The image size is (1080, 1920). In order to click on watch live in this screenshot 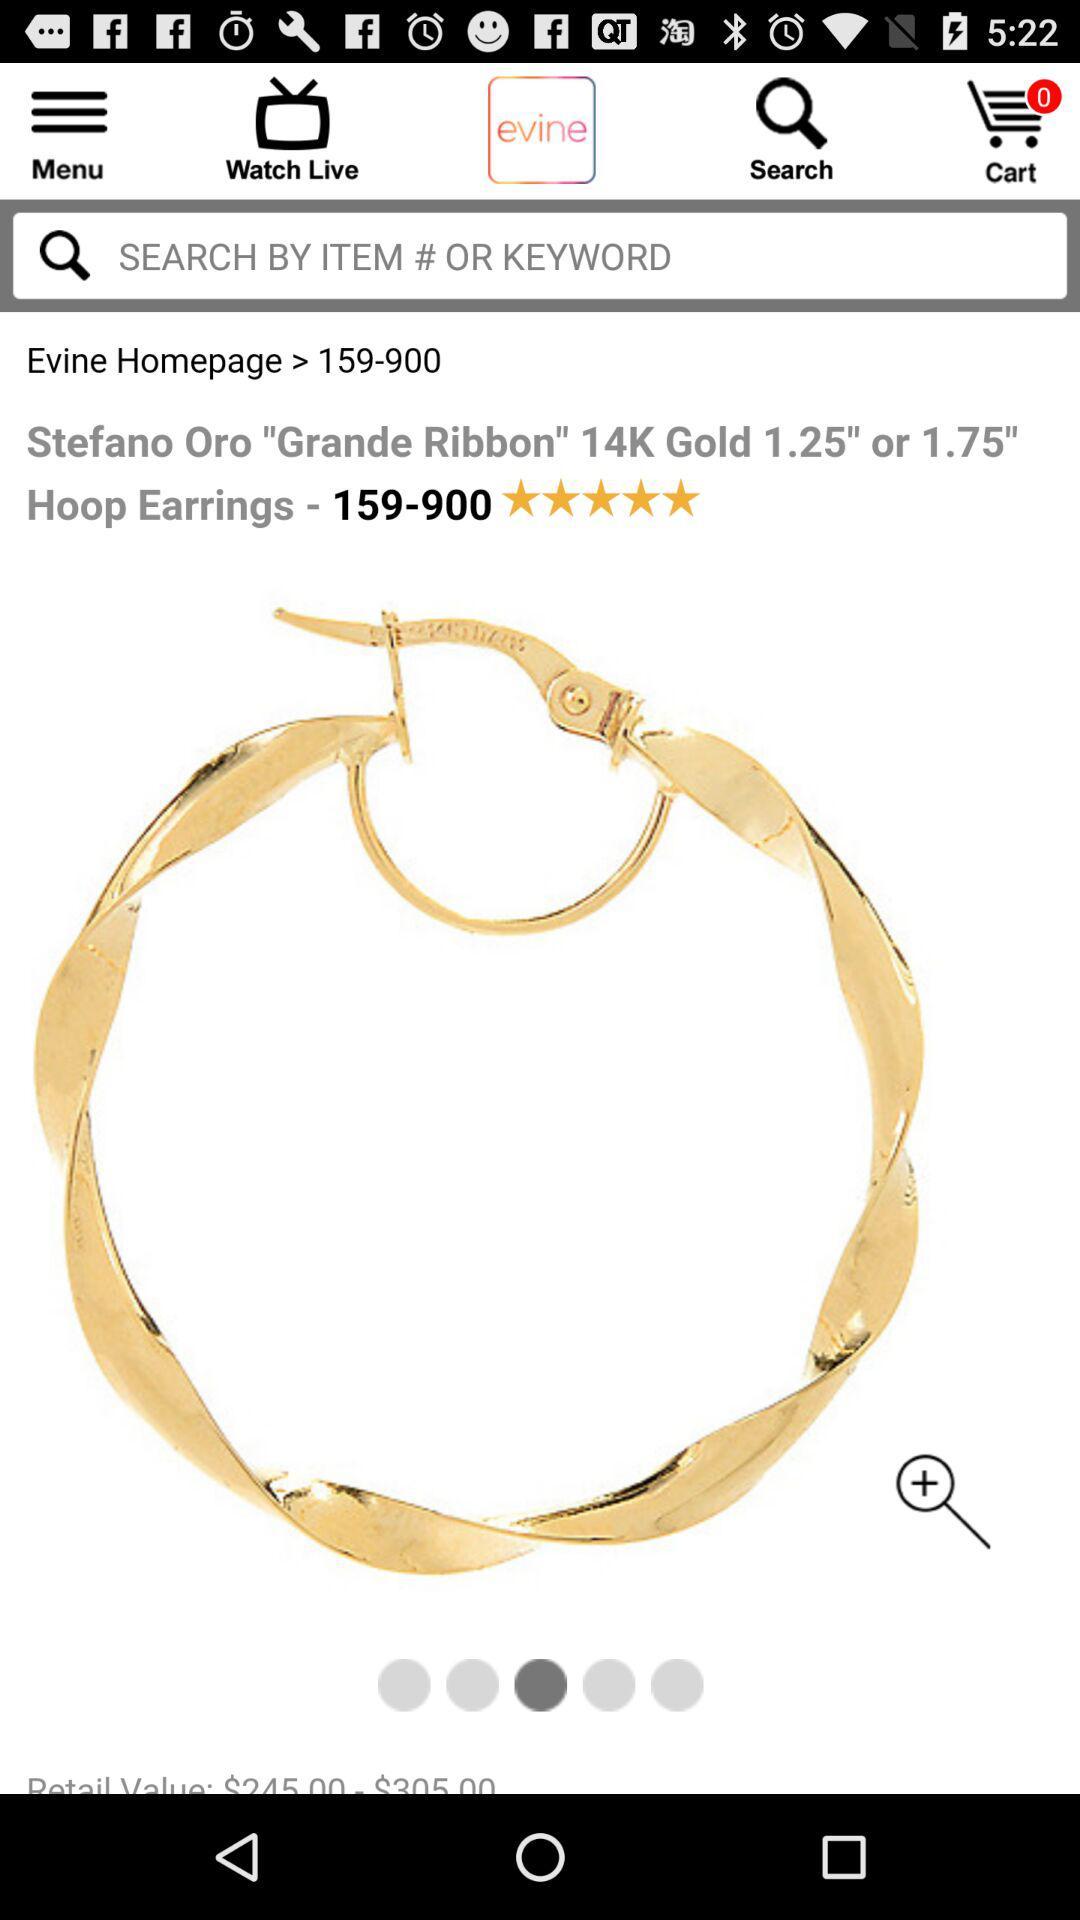, I will do `click(292, 127)`.